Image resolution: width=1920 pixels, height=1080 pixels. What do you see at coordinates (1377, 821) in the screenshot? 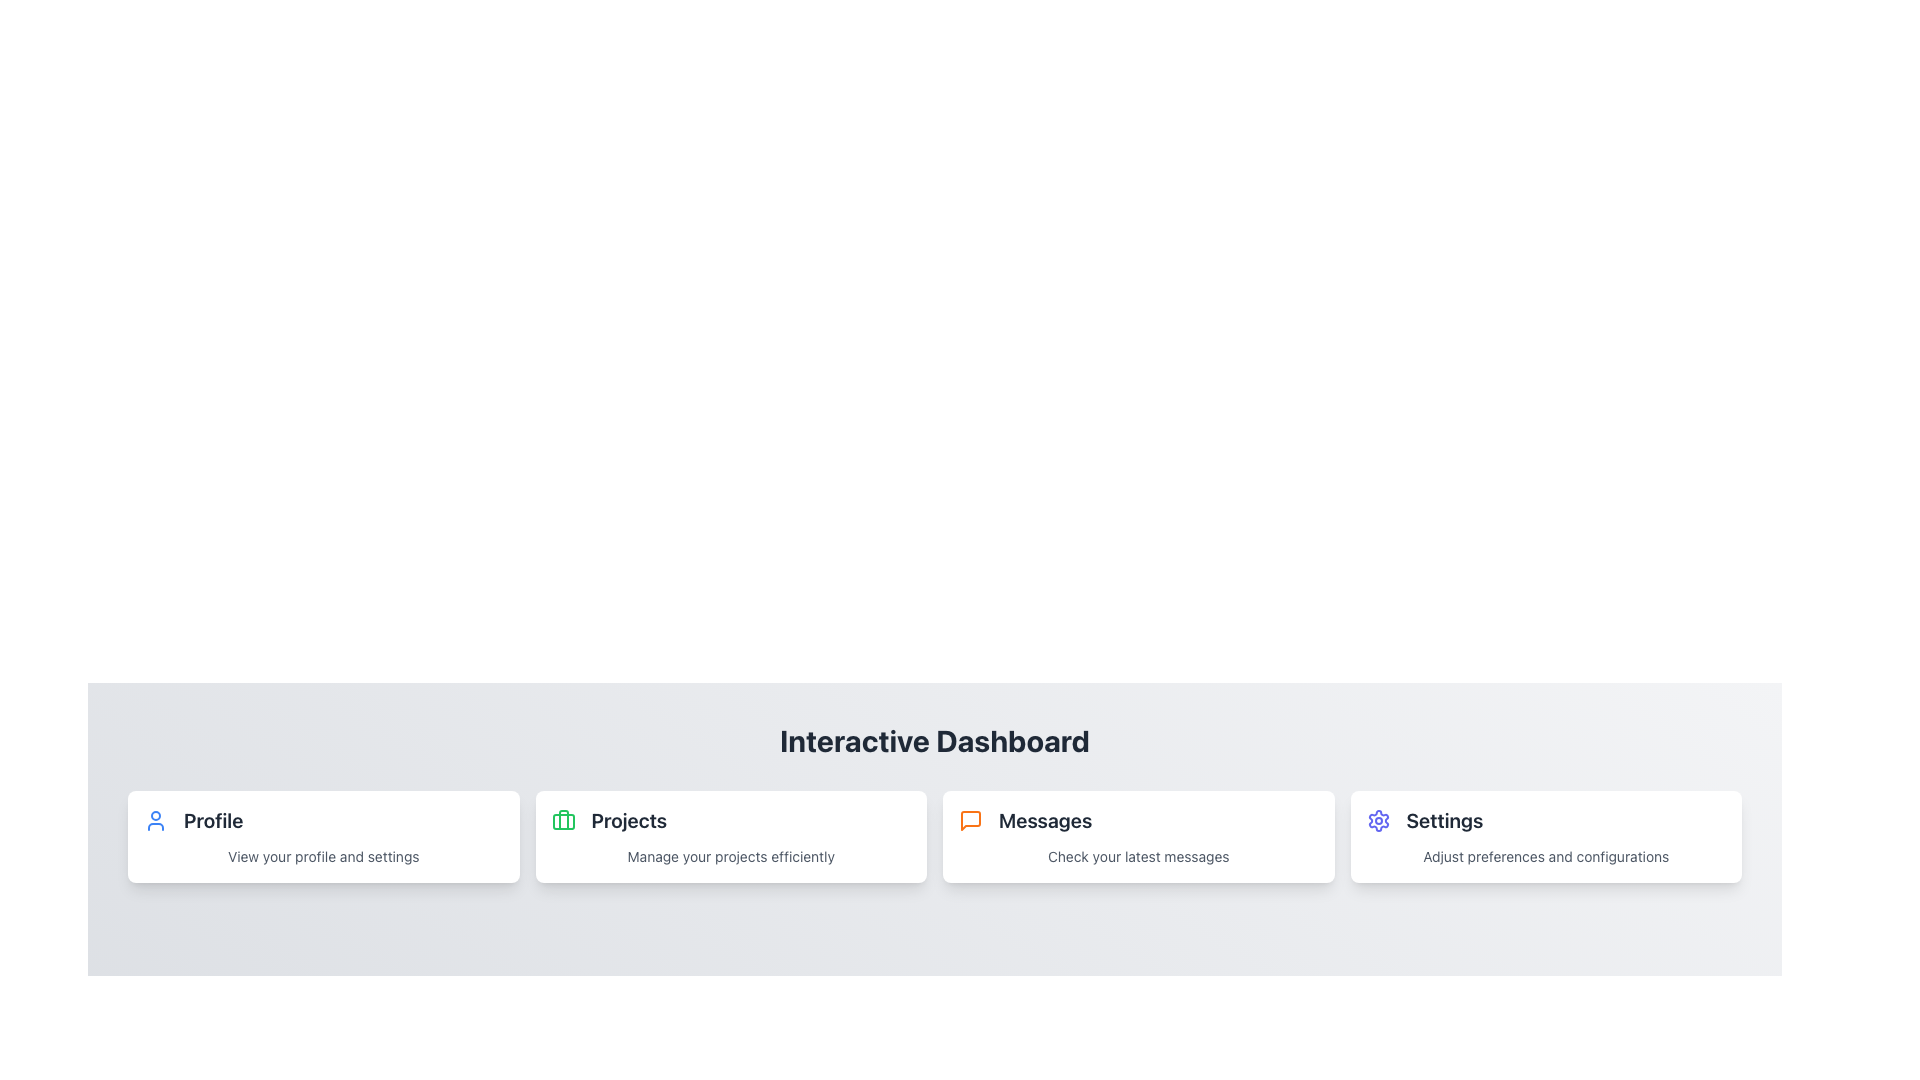
I see `the gear-shaped icon in the 'Settings' section of the bottom menu bar` at bounding box center [1377, 821].